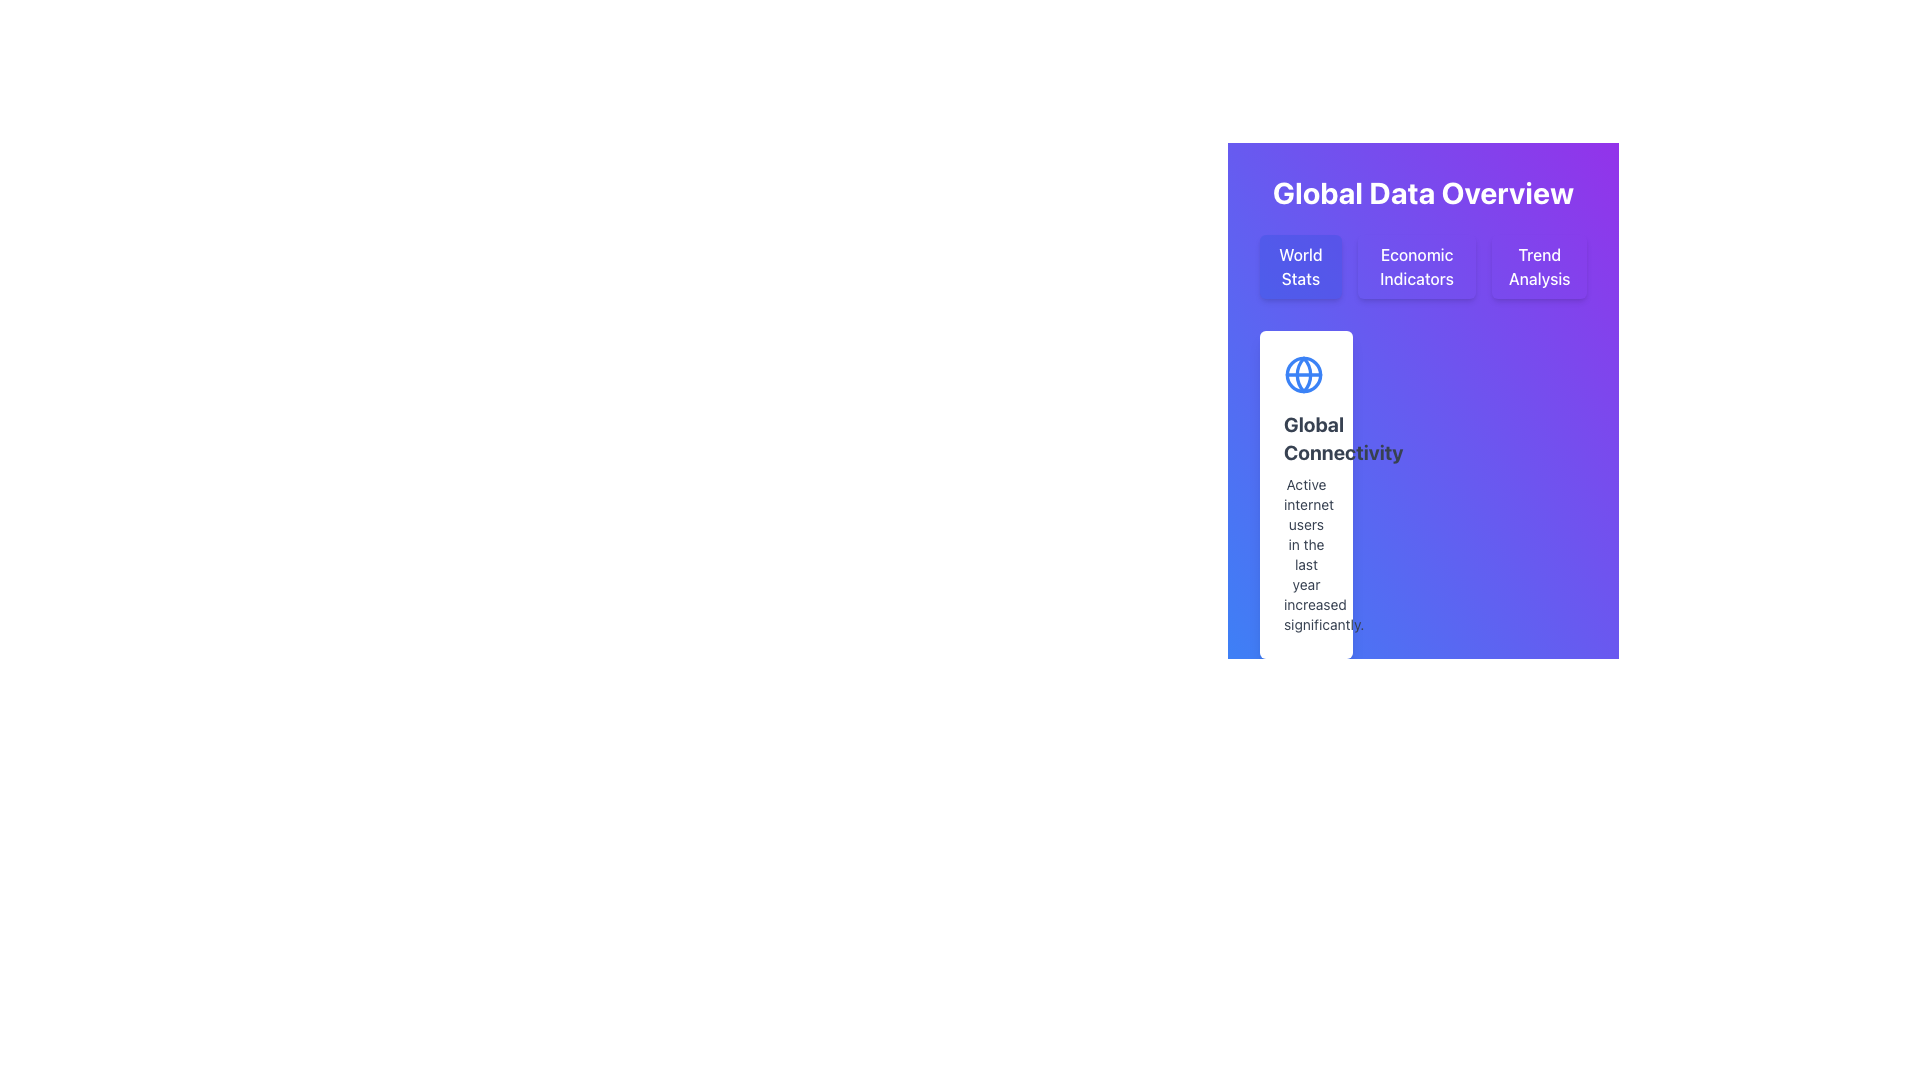 Image resolution: width=1920 pixels, height=1080 pixels. What do you see at coordinates (1304, 374) in the screenshot?
I see `the centrally positioned SVG circle graphic within the globe icon located in the white card layout beneath 'Global Data Overview' and associated with 'Global Connectivity'` at bounding box center [1304, 374].